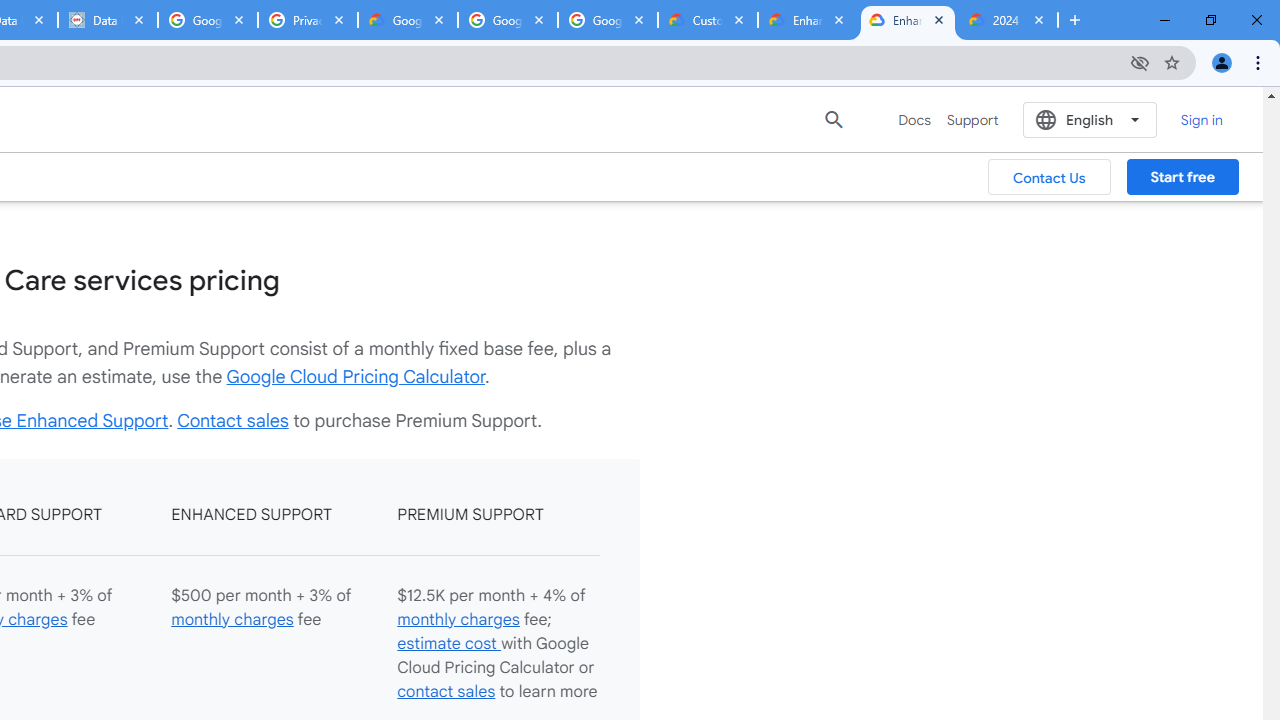 The width and height of the screenshot is (1280, 720). I want to click on 'estimate cost ', so click(448, 643).